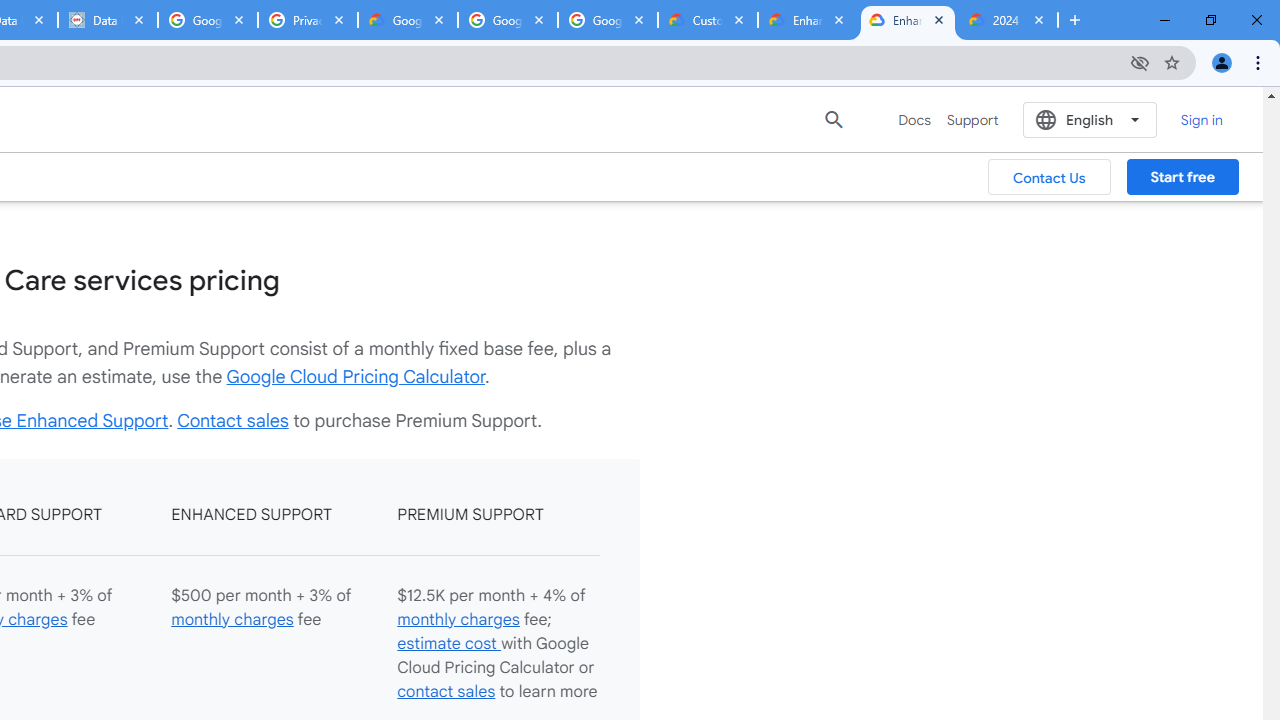 The width and height of the screenshot is (1280, 720). I want to click on 'estimate cost ', so click(448, 643).